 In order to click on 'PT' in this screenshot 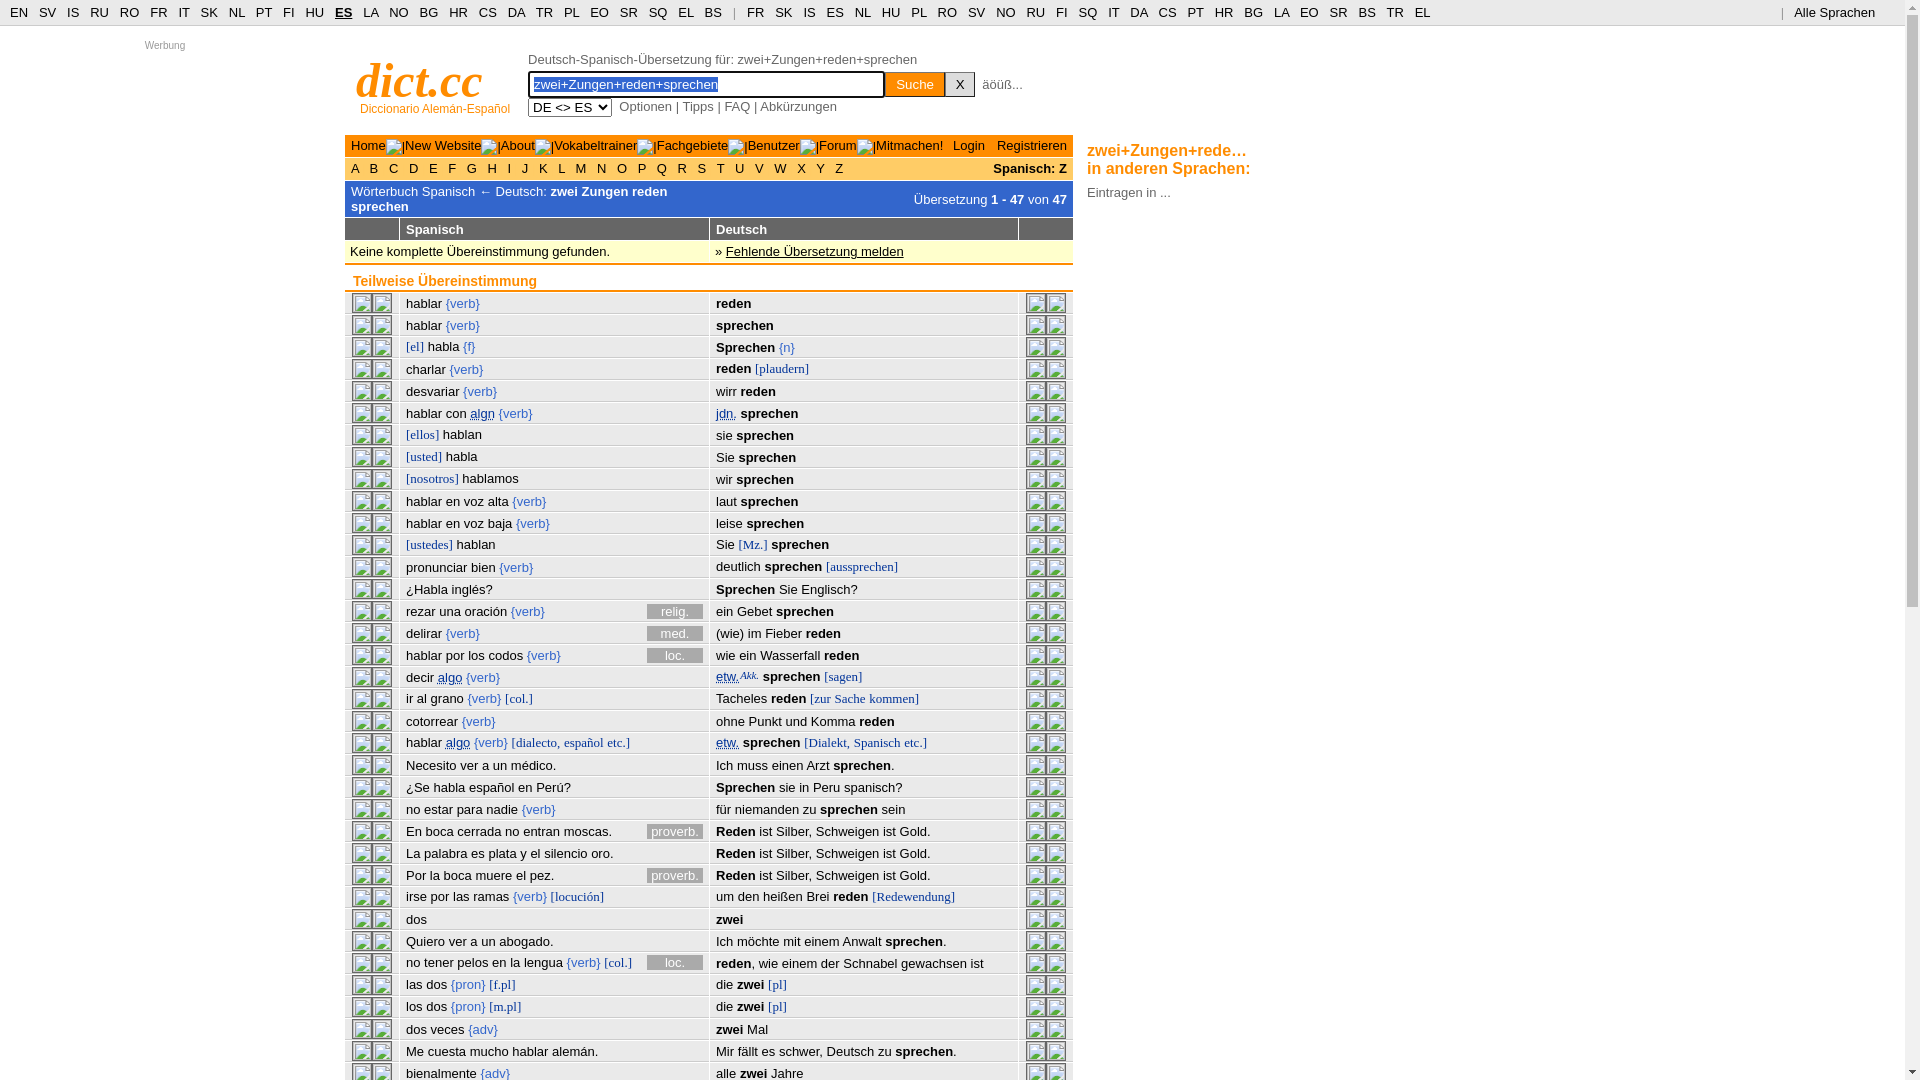, I will do `click(263, 12)`.